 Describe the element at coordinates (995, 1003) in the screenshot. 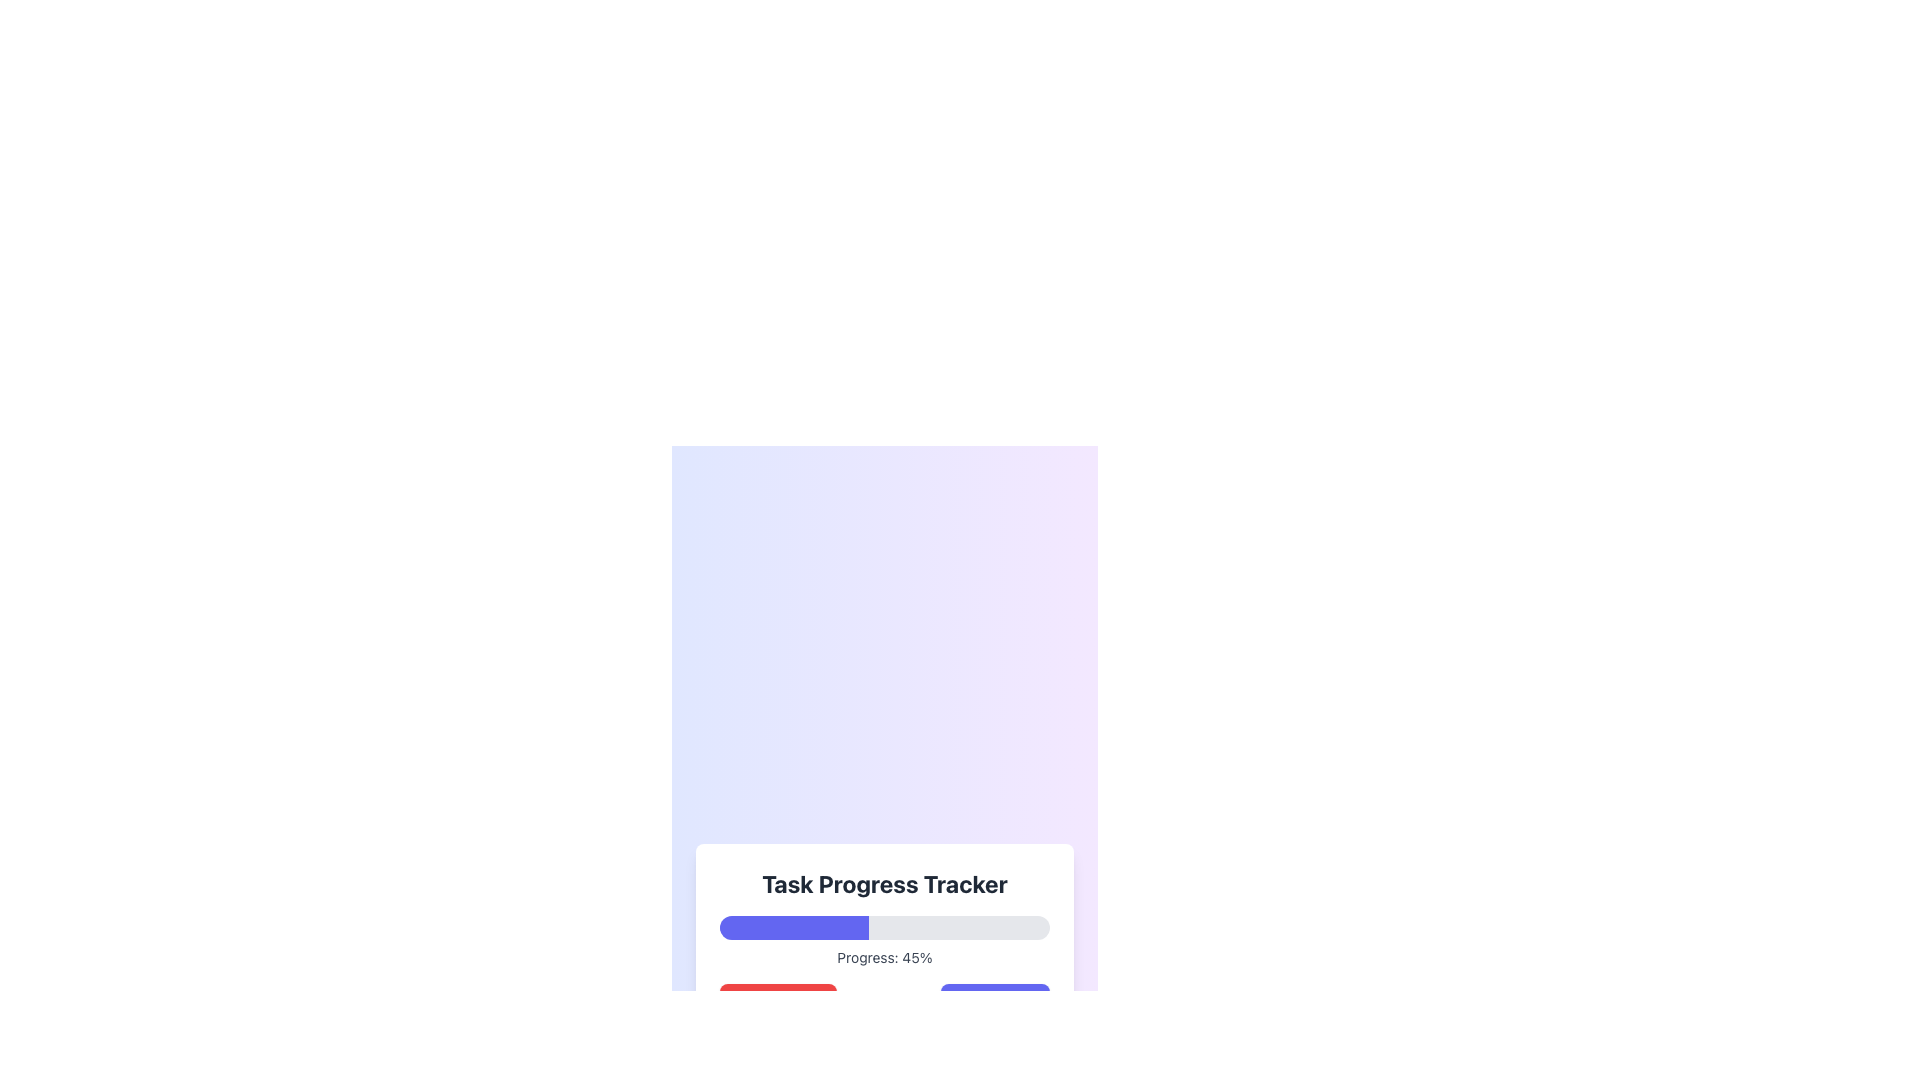

I see `the 'Increase' button located at the bottom section of the interface, positioned to the right of the 'Decrease' button` at that location.